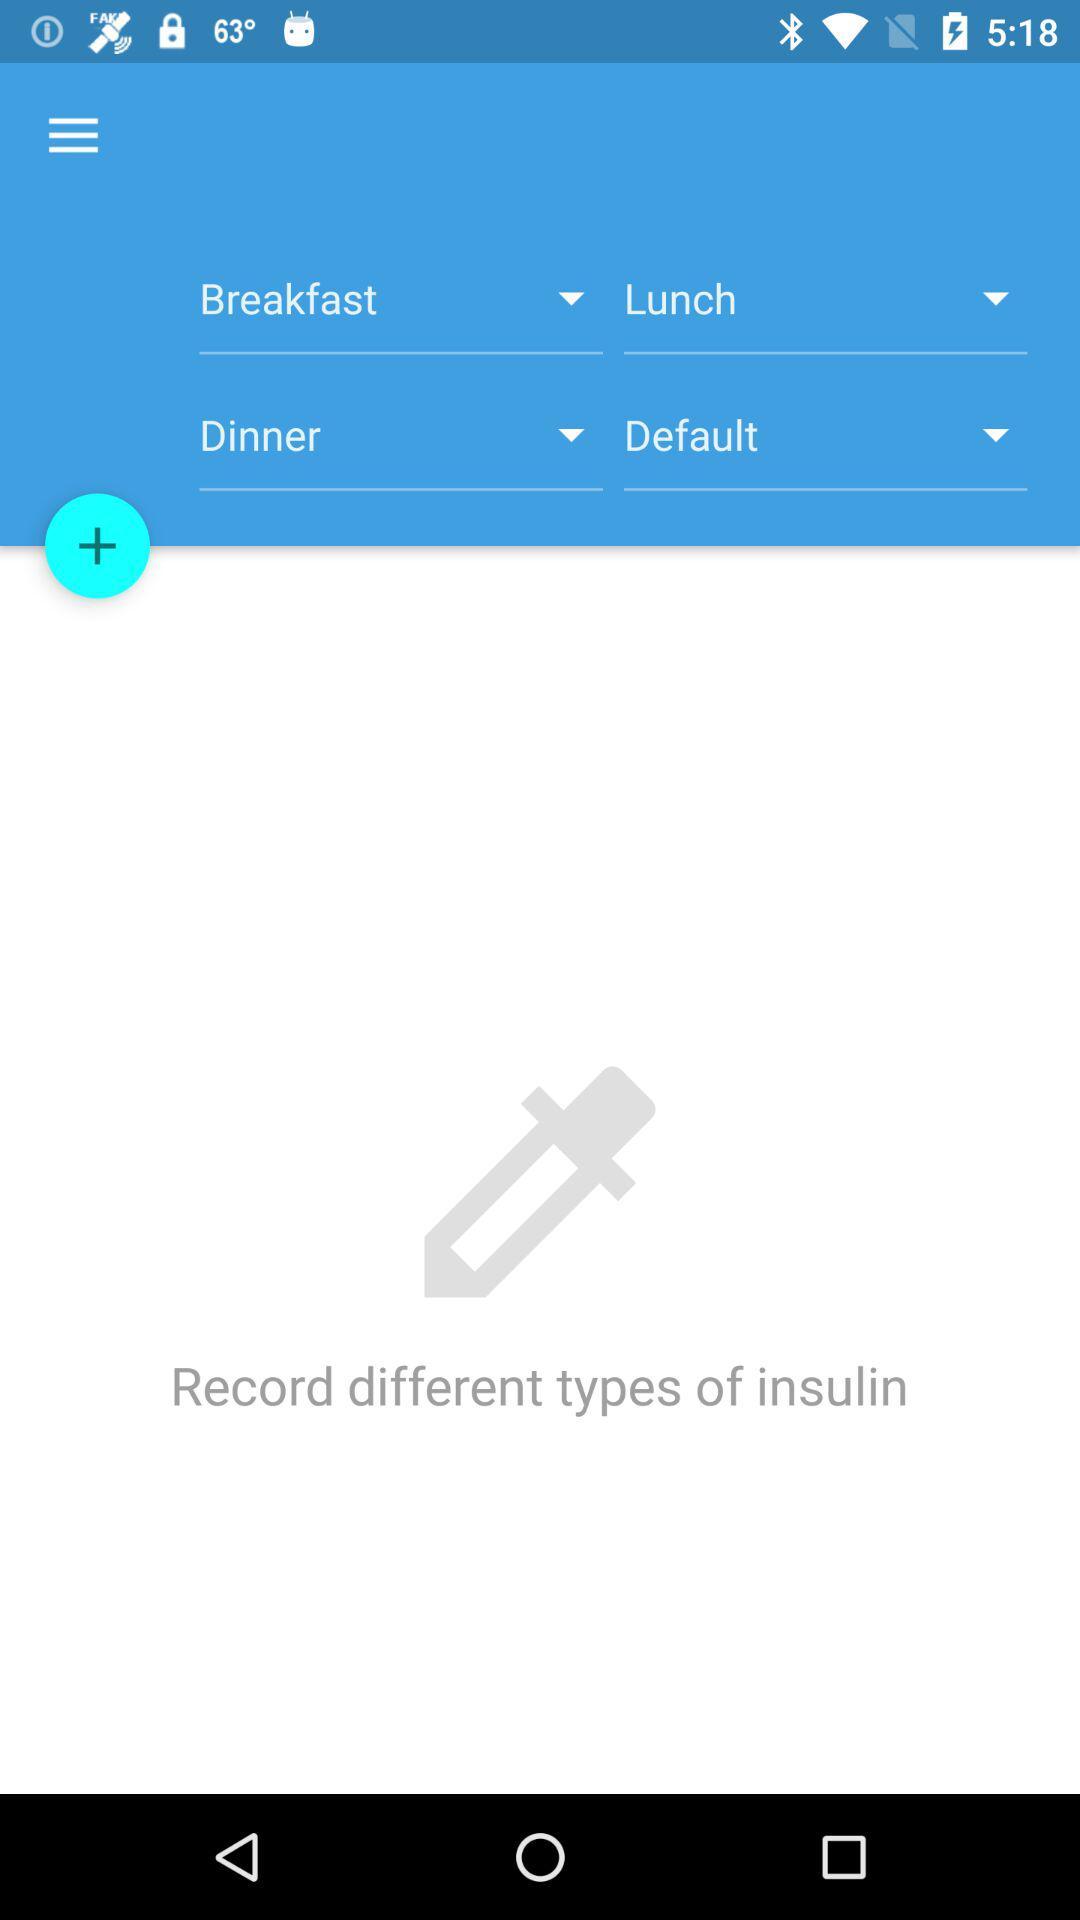 The image size is (1080, 1920). I want to click on the add icon, so click(97, 546).